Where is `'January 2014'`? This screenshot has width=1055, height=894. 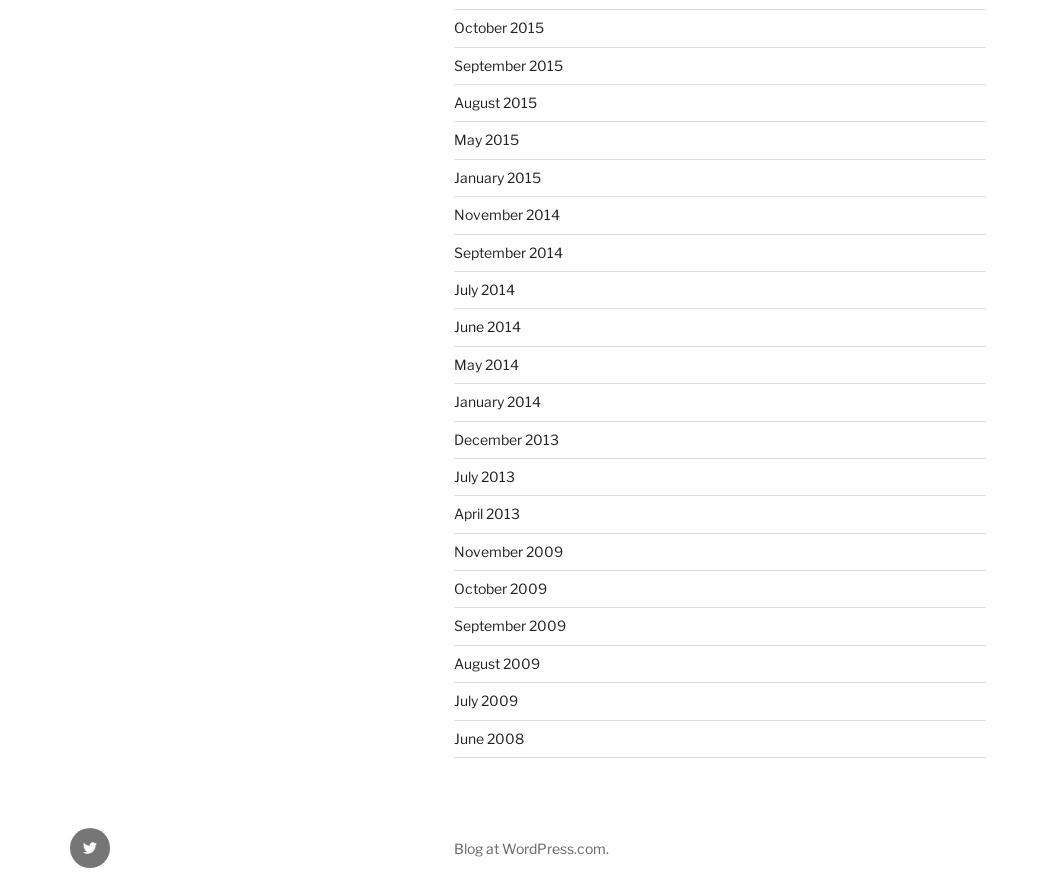 'January 2014' is located at coordinates (452, 400).